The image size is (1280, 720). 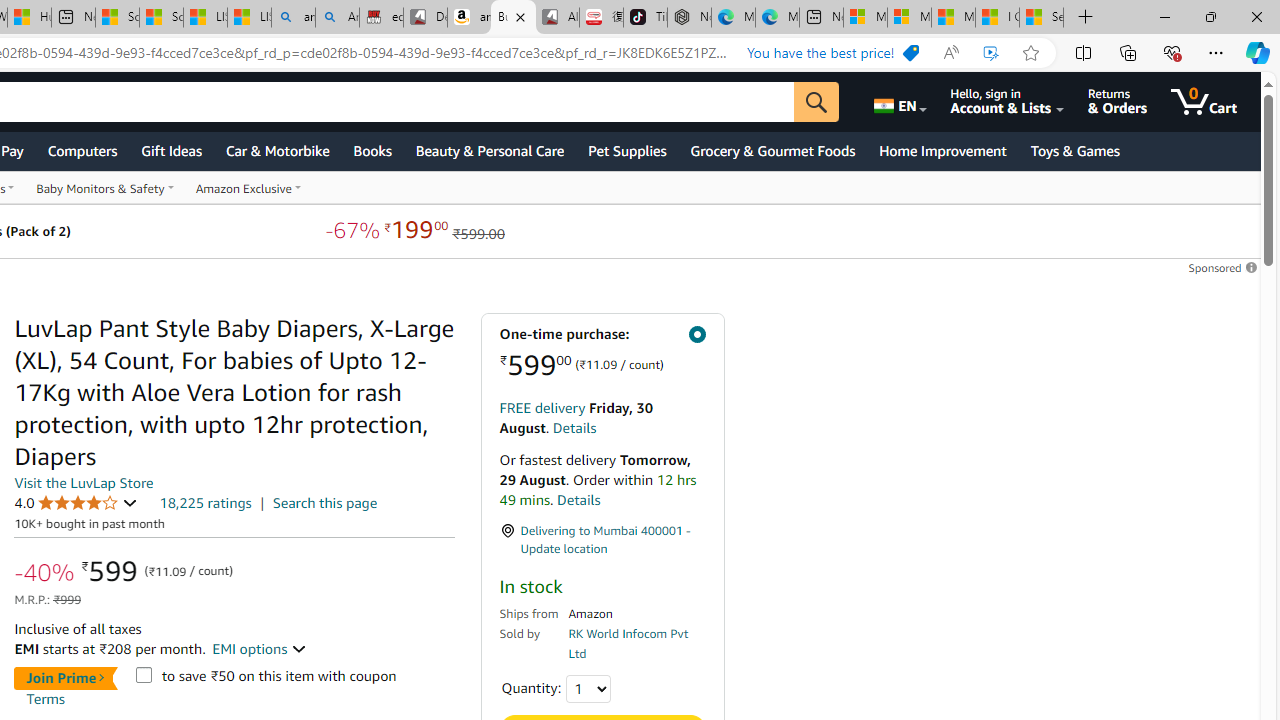 I want to click on 'Terms', so click(x=45, y=697).